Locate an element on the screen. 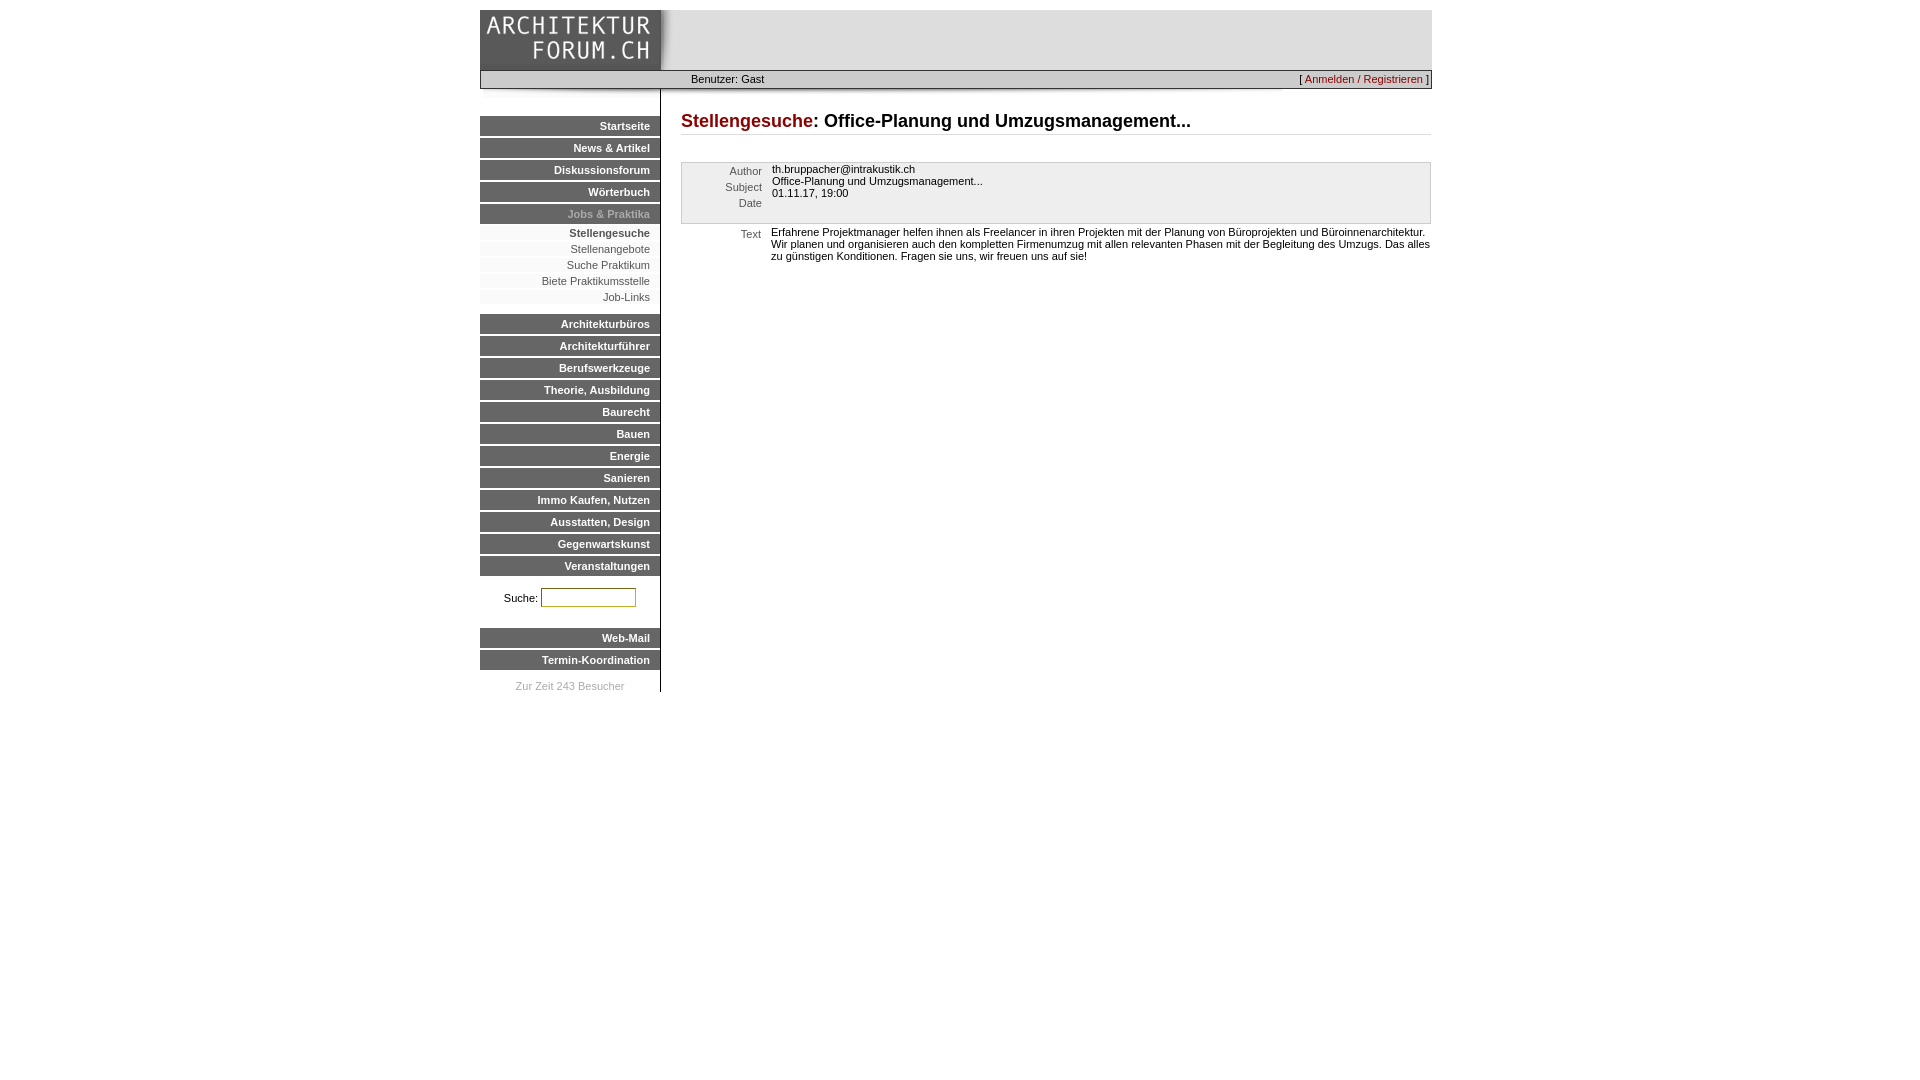 This screenshot has height=1080, width=1920. 'Job-Links' is located at coordinates (569, 297).